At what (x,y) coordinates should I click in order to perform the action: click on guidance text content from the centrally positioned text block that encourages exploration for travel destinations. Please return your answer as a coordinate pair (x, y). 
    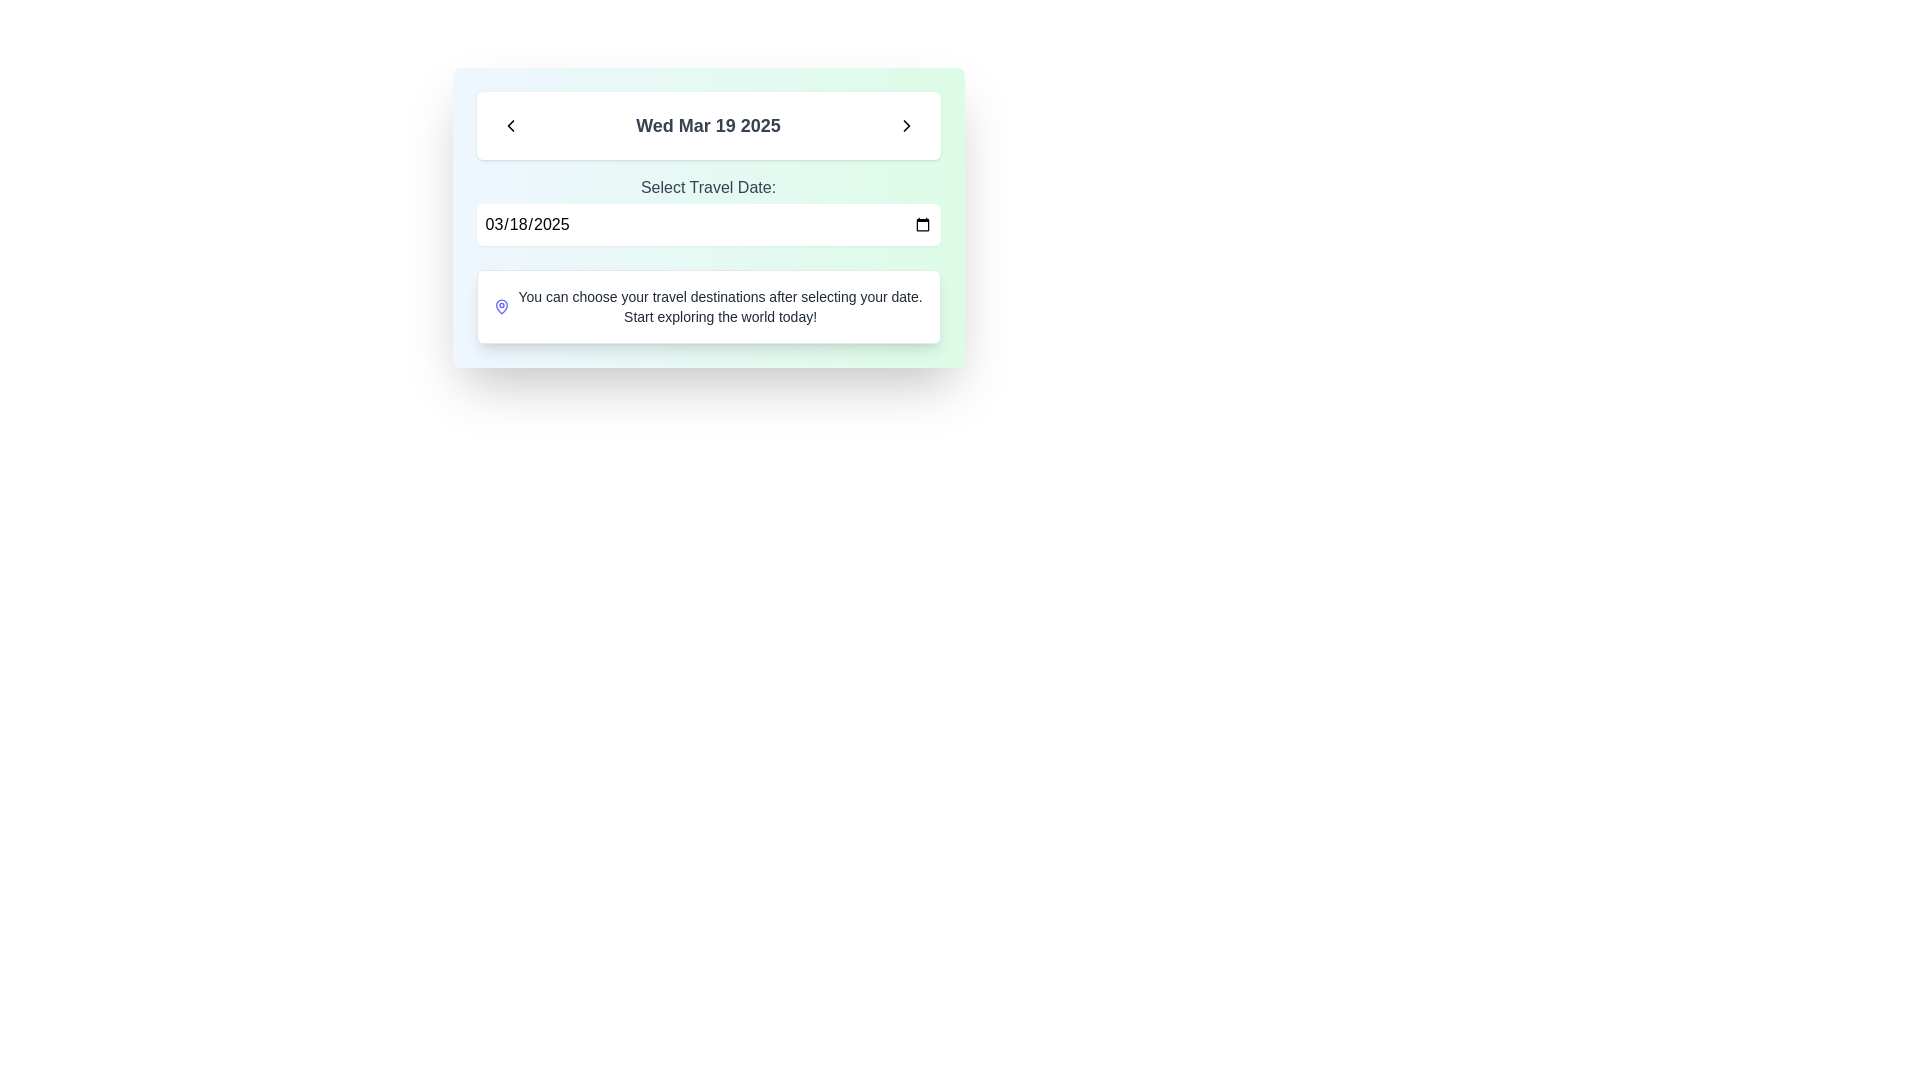
    Looking at the image, I should click on (720, 307).